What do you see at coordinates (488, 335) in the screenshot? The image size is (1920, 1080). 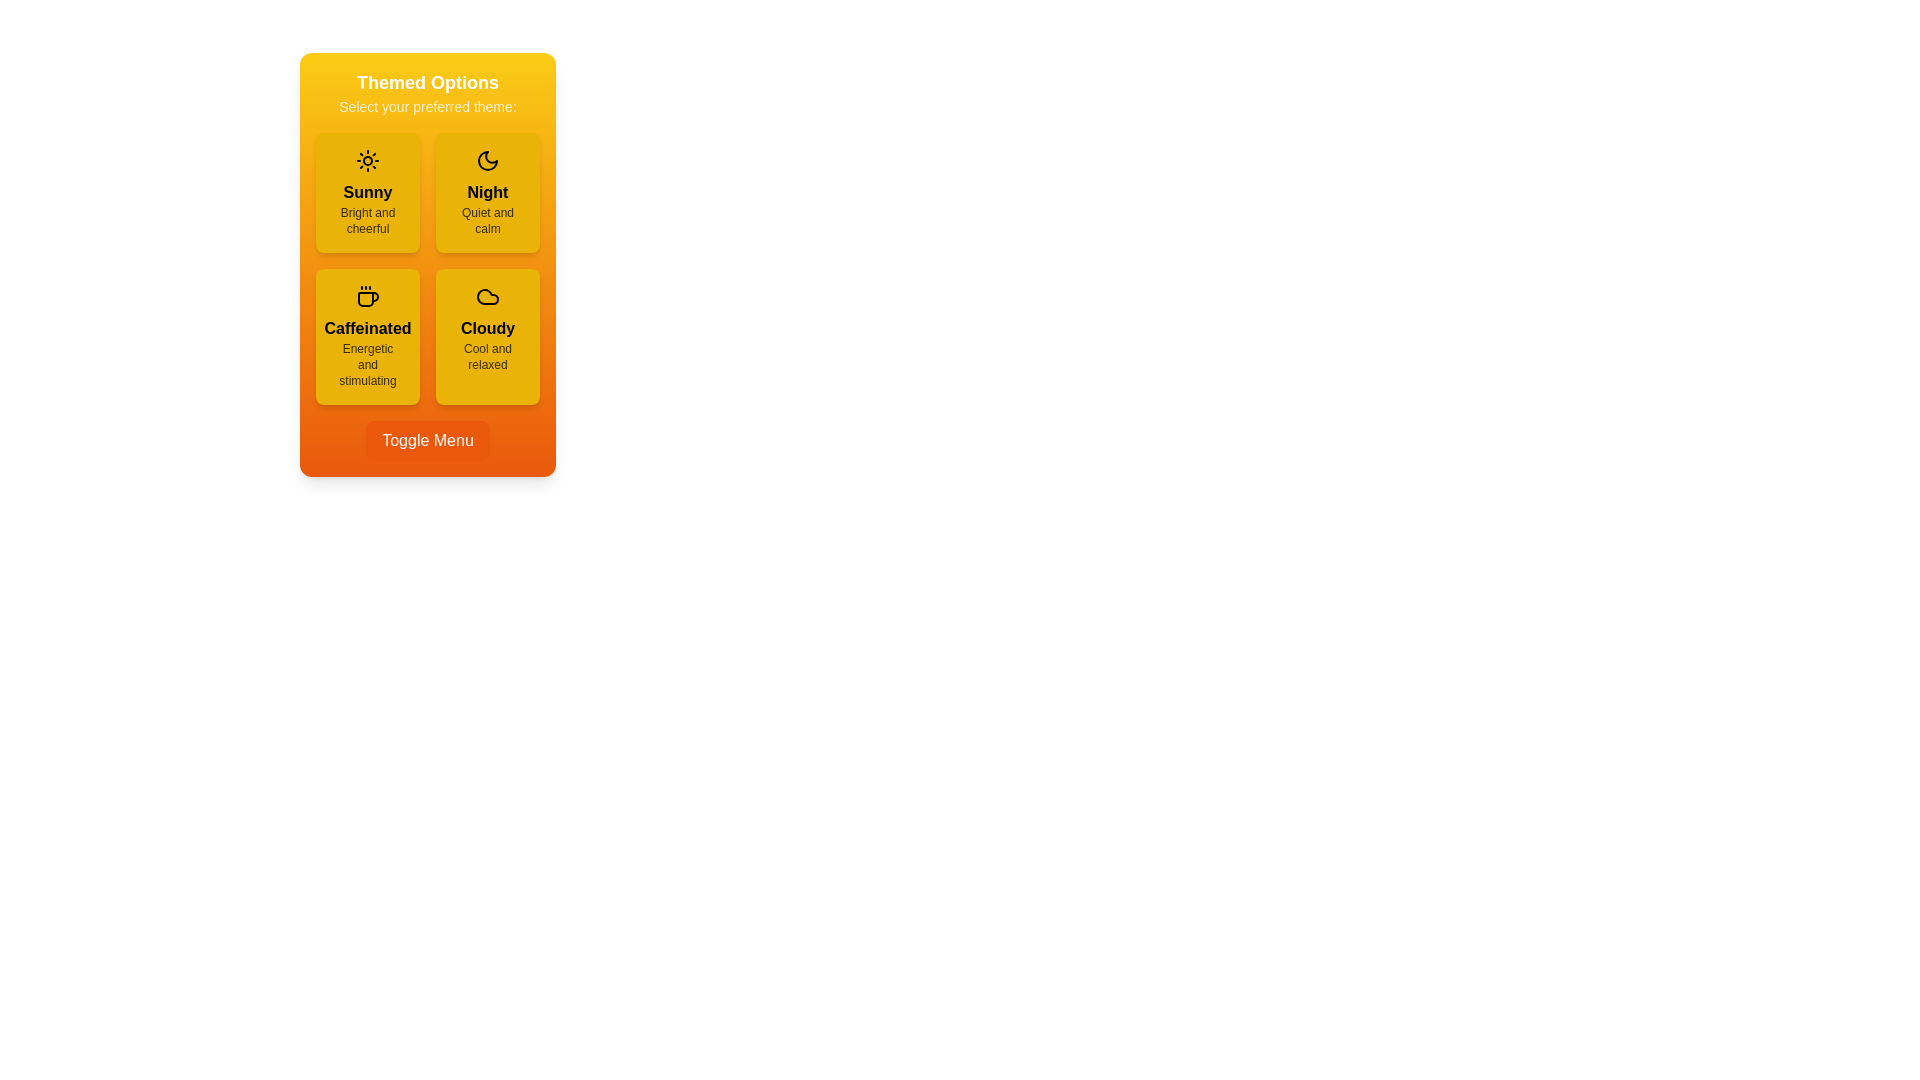 I see `the theme option Cloudy to view its hover effect` at bounding box center [488, 335].